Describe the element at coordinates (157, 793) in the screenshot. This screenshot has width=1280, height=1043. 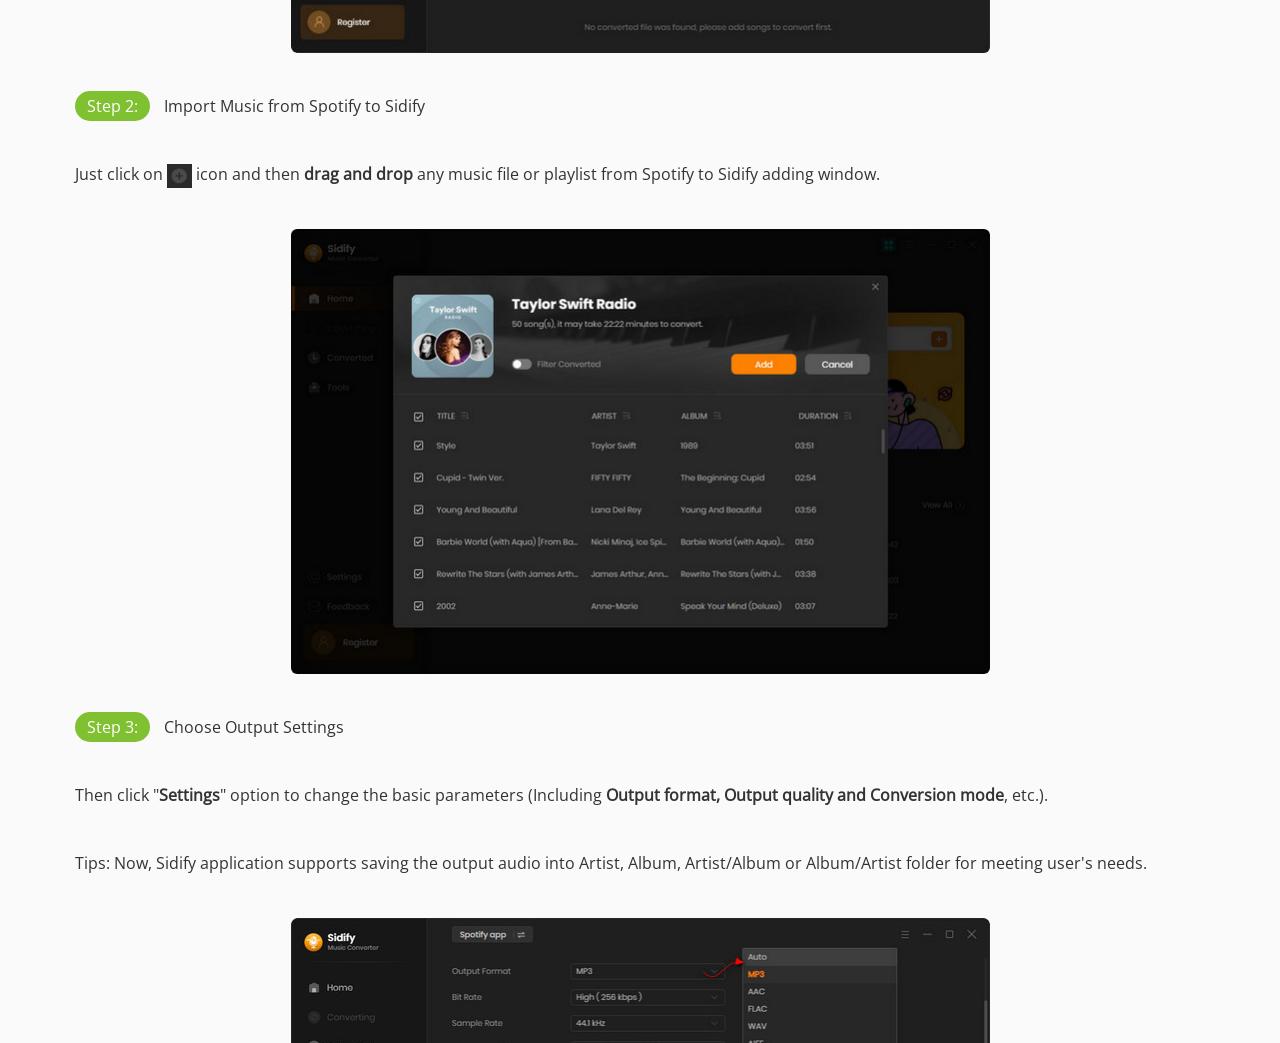
I see `'Settings'` at that location.